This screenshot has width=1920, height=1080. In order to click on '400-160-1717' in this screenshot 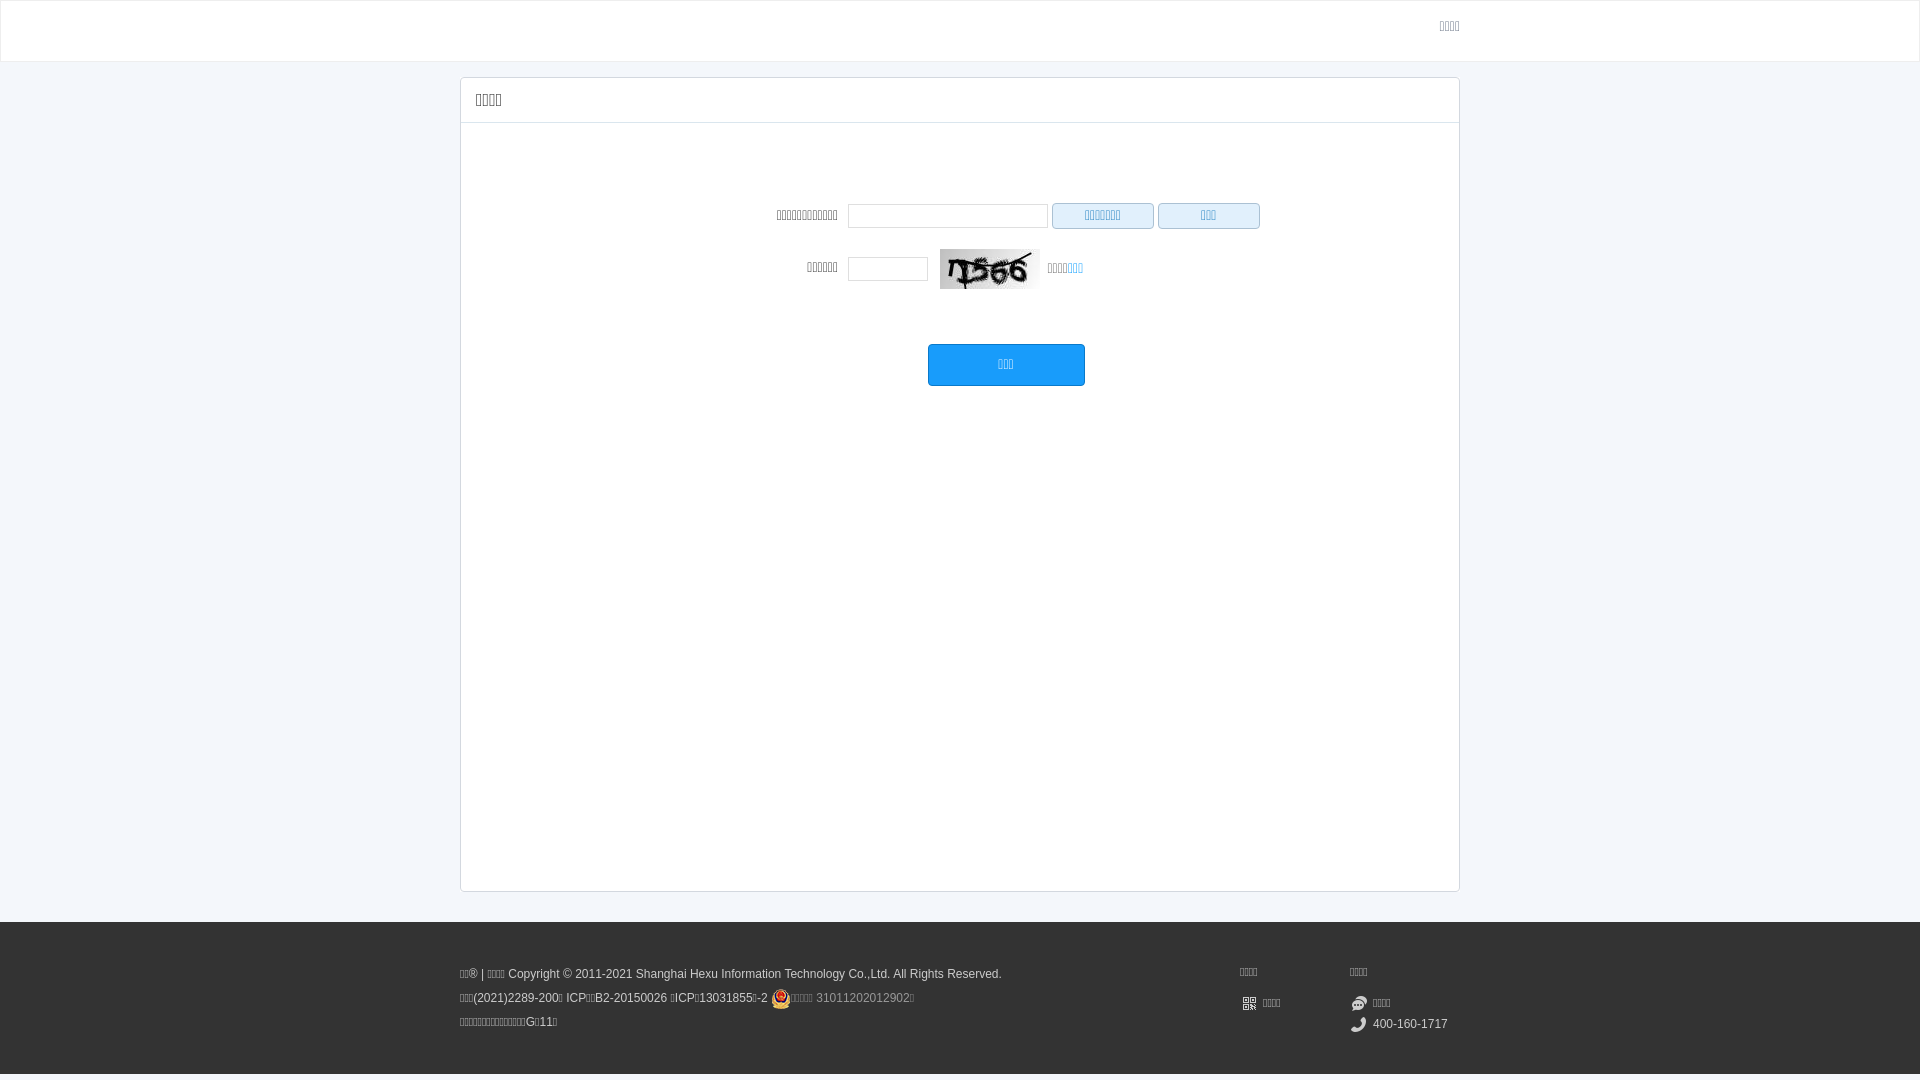, I will do `click(1404, 1023)`.